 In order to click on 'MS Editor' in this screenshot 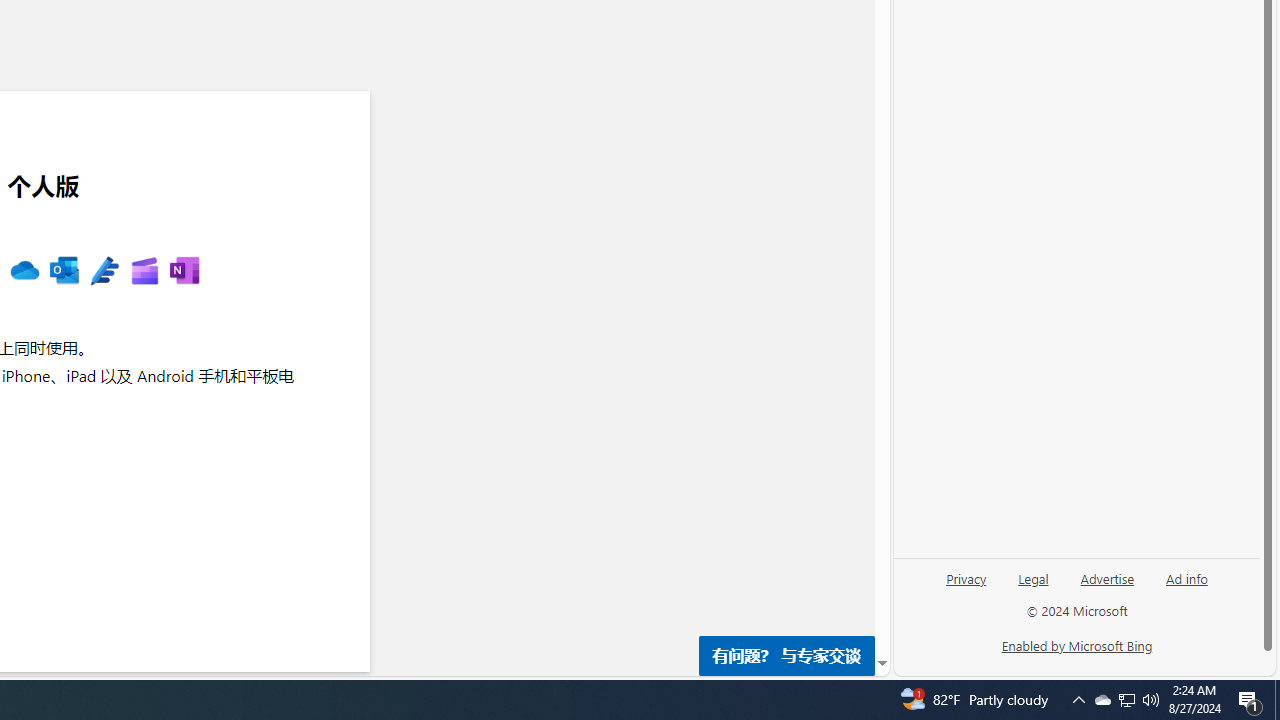, I will do `click(103, 271)`.